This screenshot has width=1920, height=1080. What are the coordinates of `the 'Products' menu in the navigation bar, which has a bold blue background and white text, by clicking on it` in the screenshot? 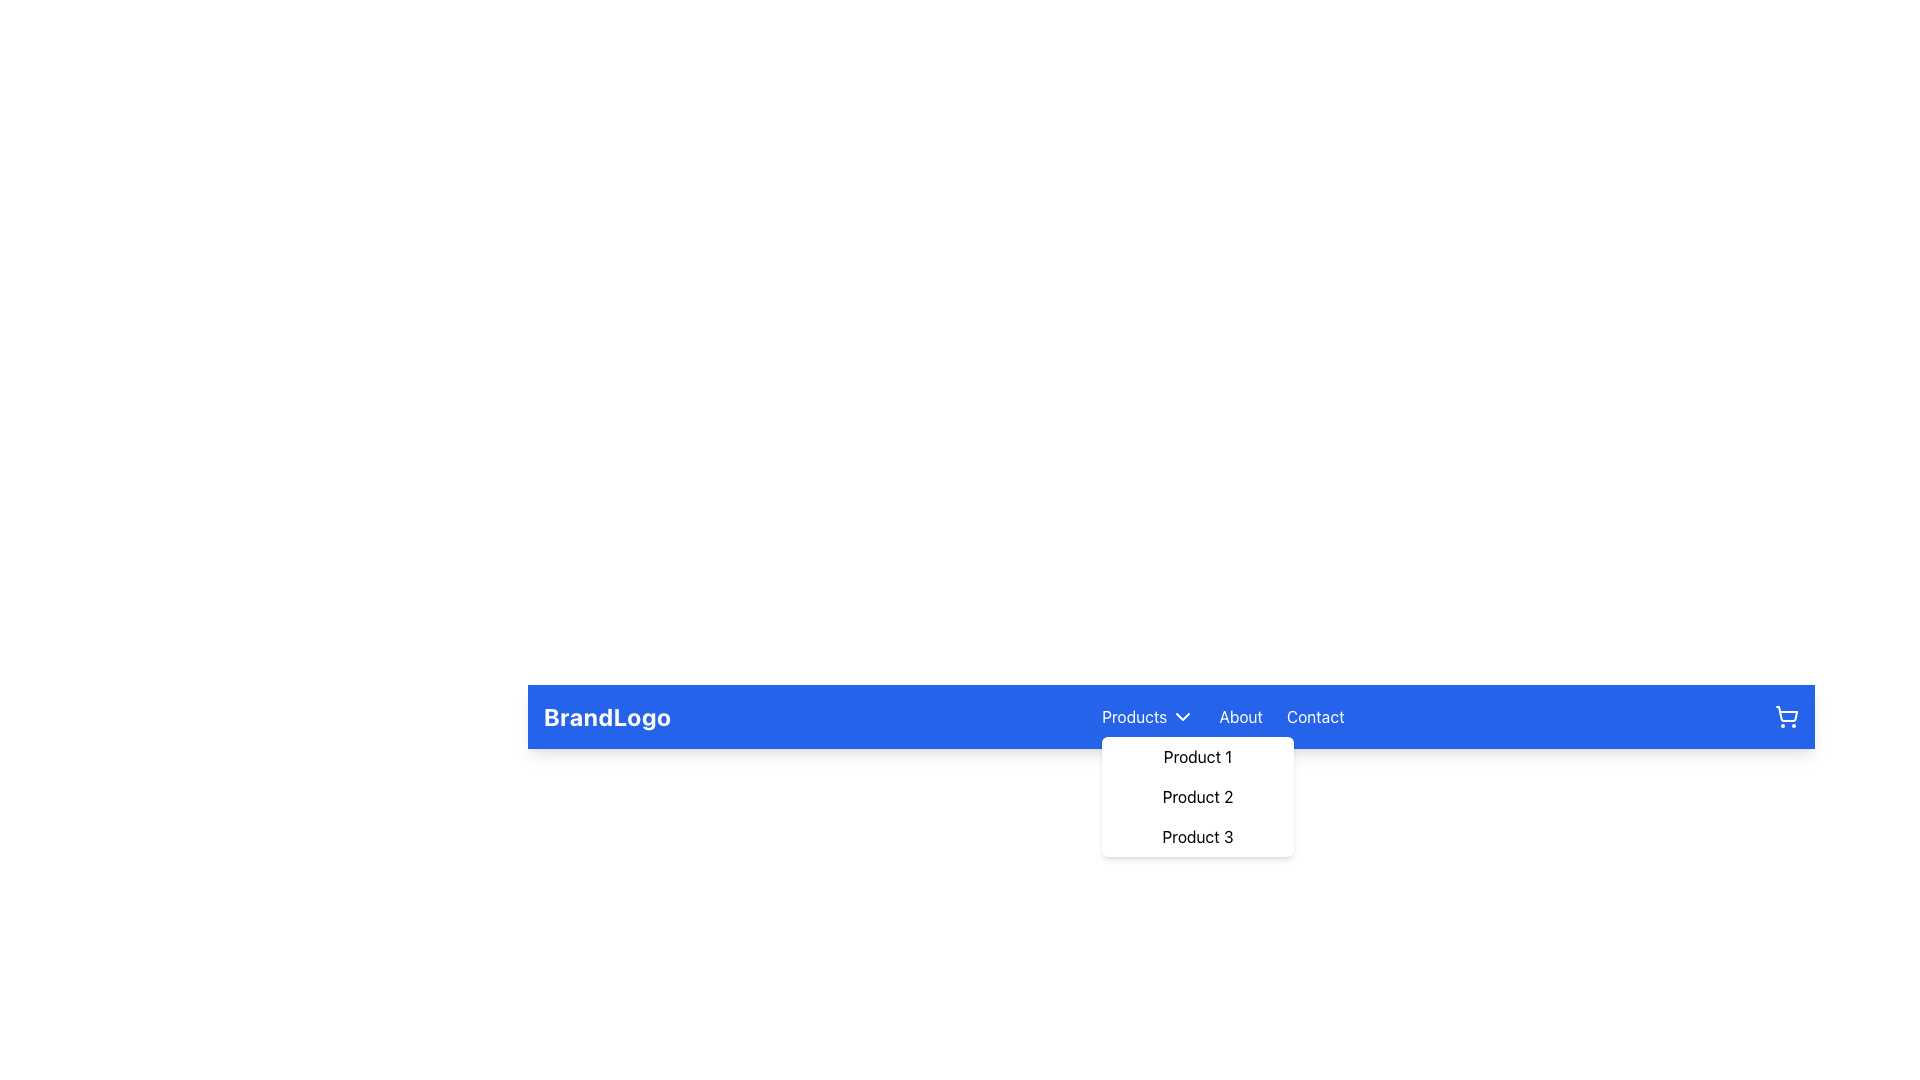 It's located at (1171, 716).